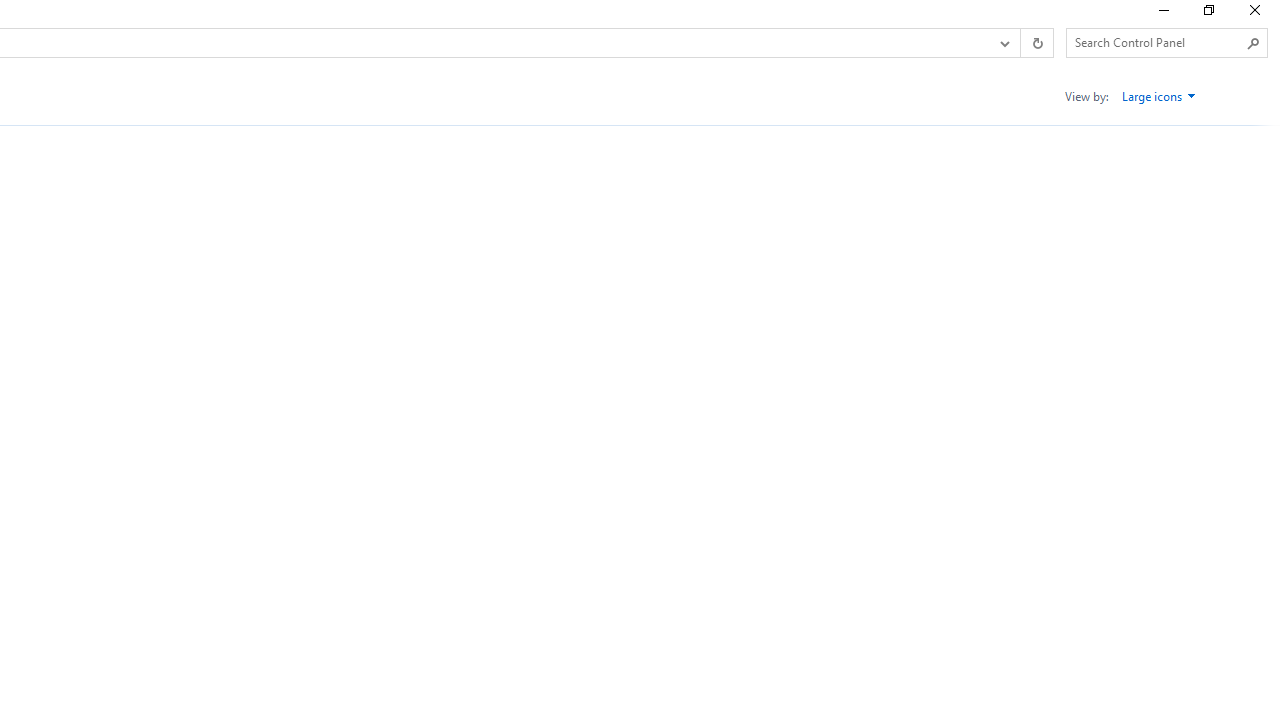  What do you see at coordinates (1162, 15) in the screenshot?
I see `'Minimize'` at bounding box center [1162, 15].